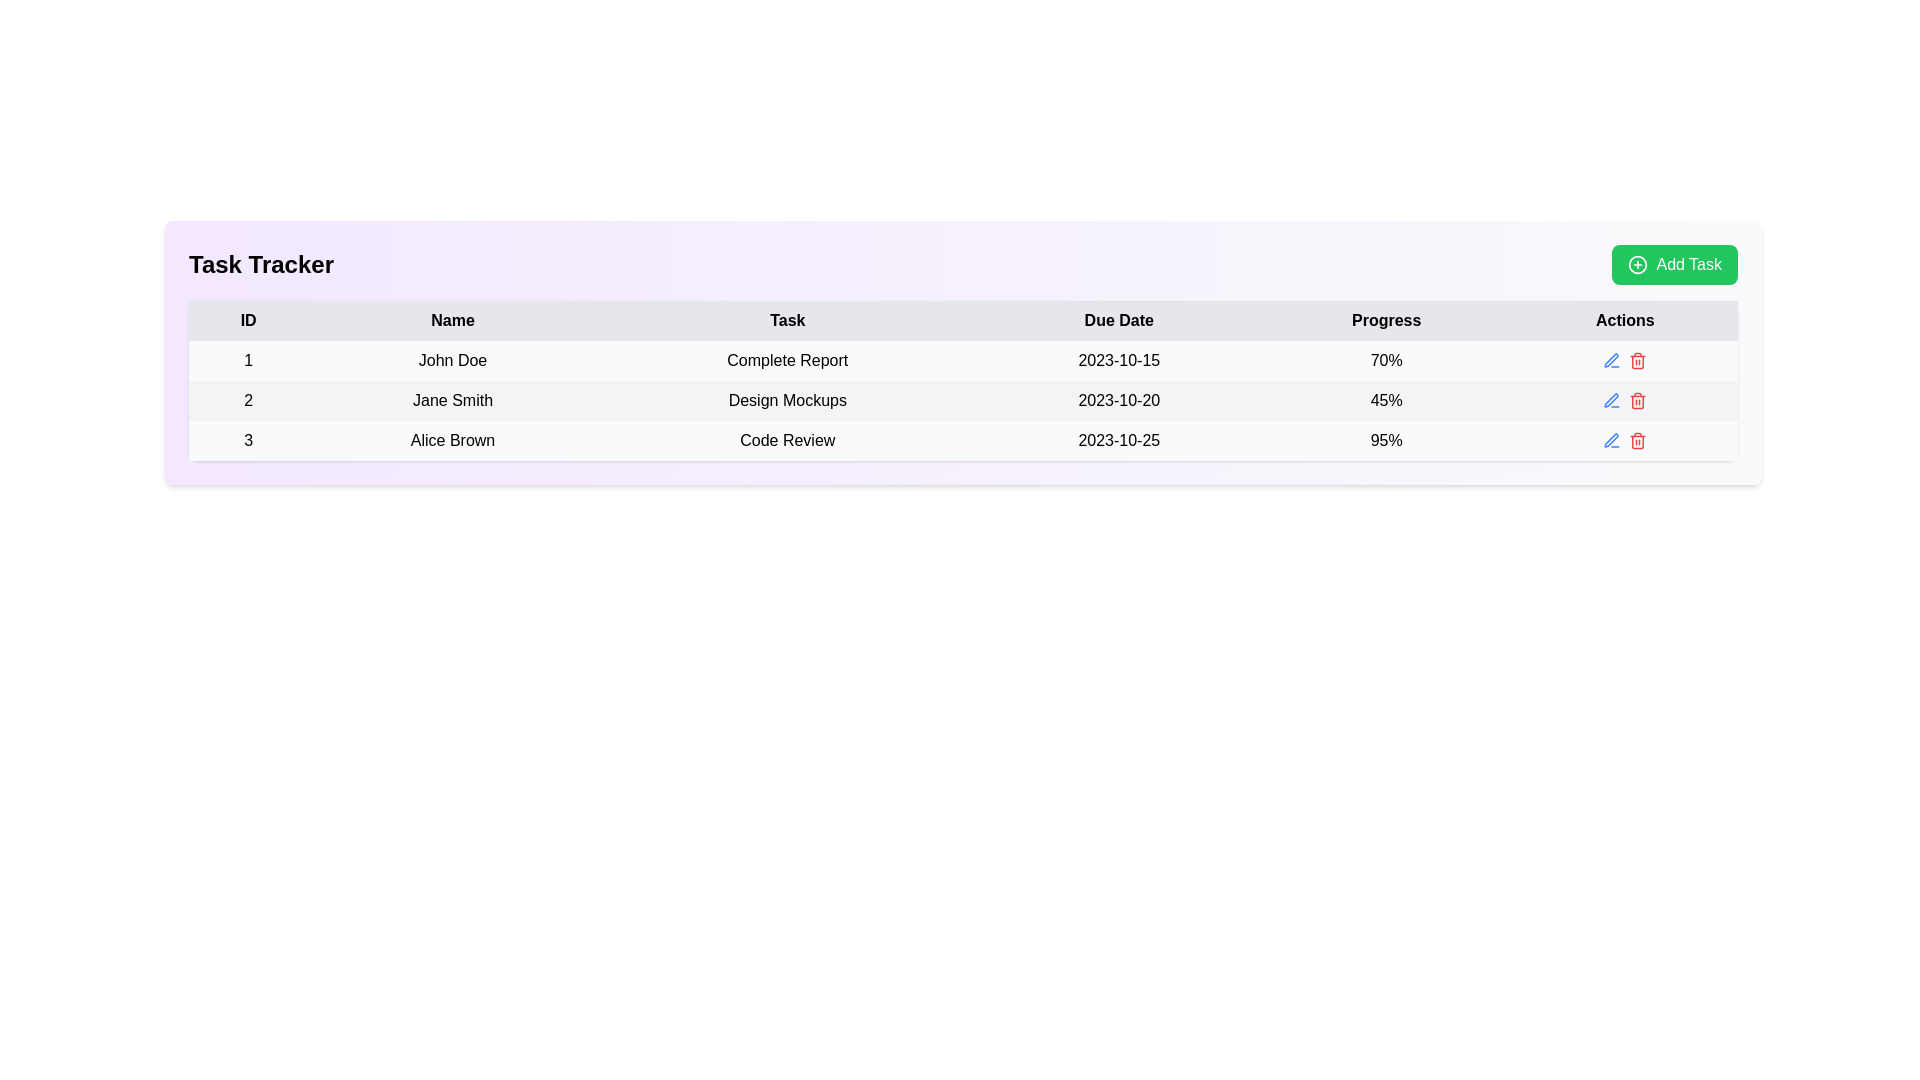 Image resolution: width=1920 pixels, height=1080 pixels. What do you see at coordinates (1612, 360) in the screenshot?
I see `the editing icon located in the 'Actions' column of the third row in the table` at bounding box center [1612, 360].